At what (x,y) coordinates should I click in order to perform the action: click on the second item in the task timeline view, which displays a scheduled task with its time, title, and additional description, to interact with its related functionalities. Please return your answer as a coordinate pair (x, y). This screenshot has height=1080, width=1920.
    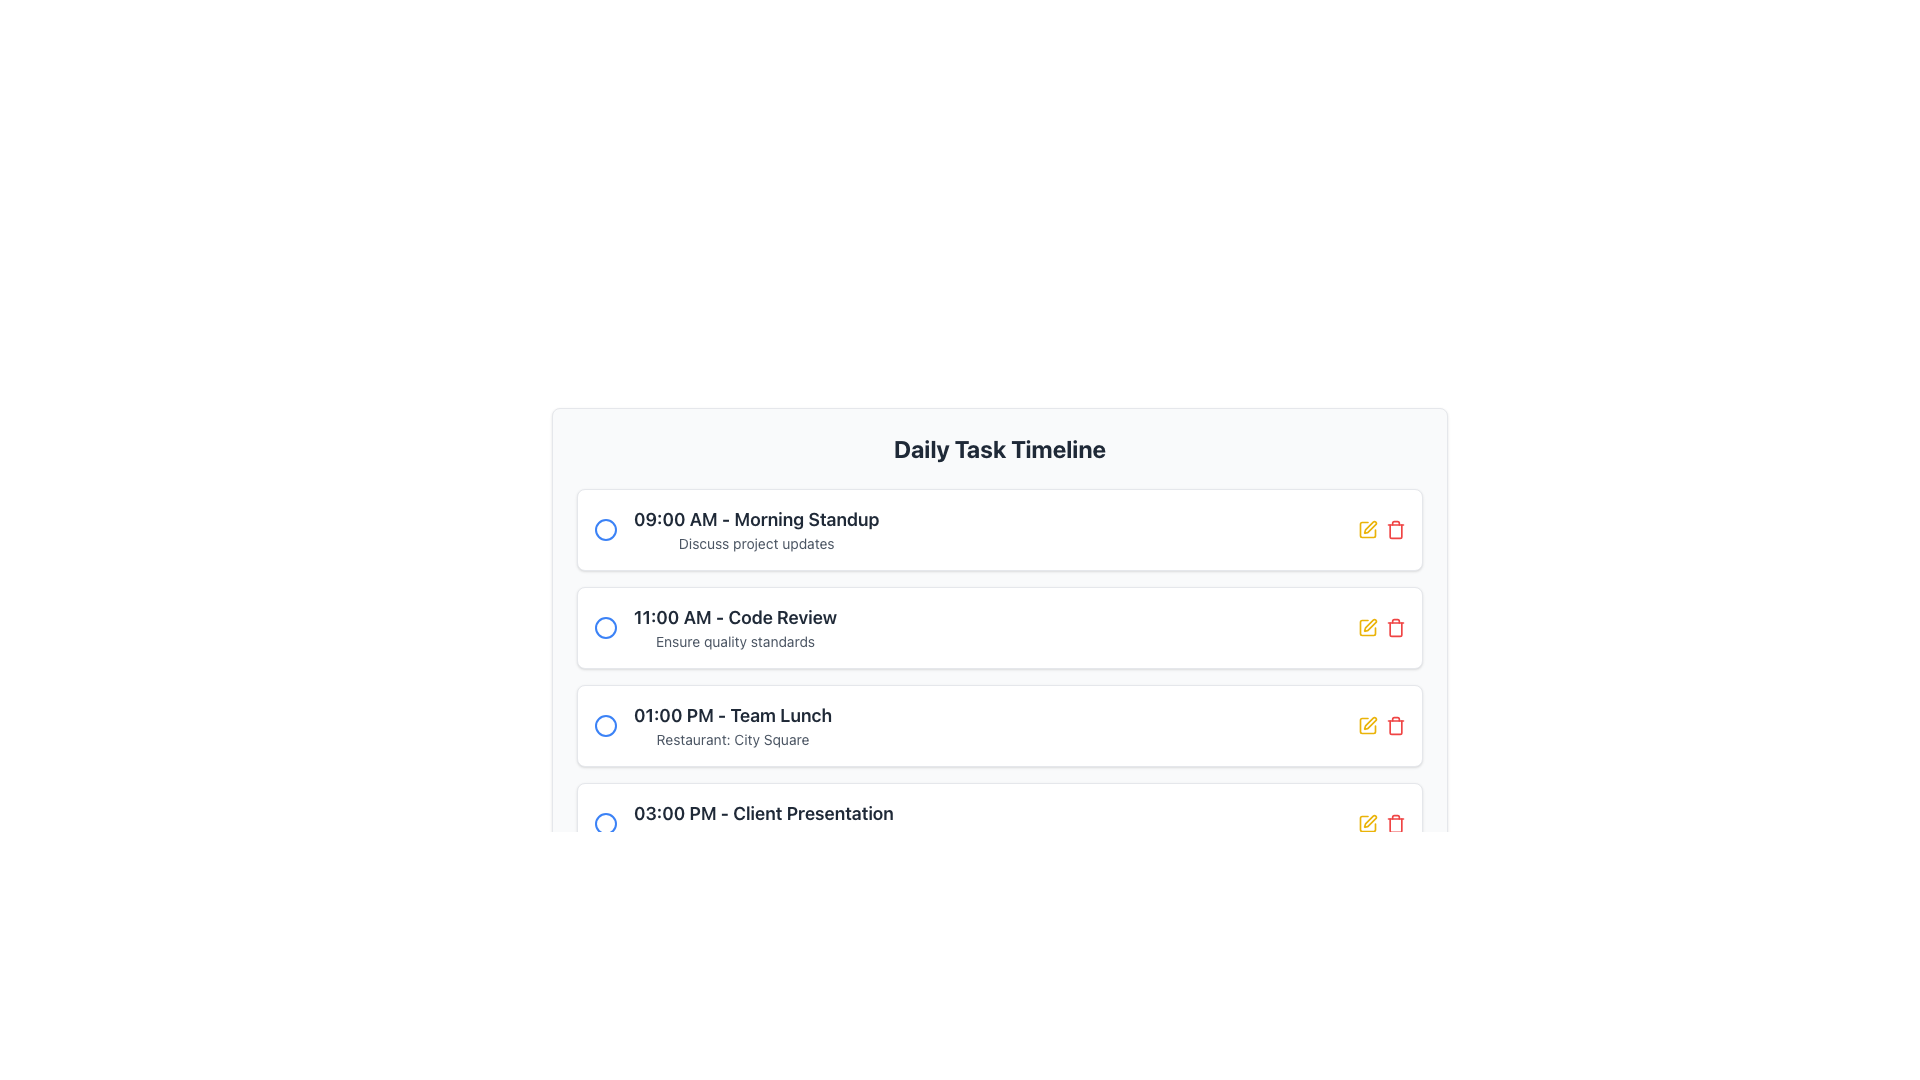
    Looking at the image, I should click on (715, 627).